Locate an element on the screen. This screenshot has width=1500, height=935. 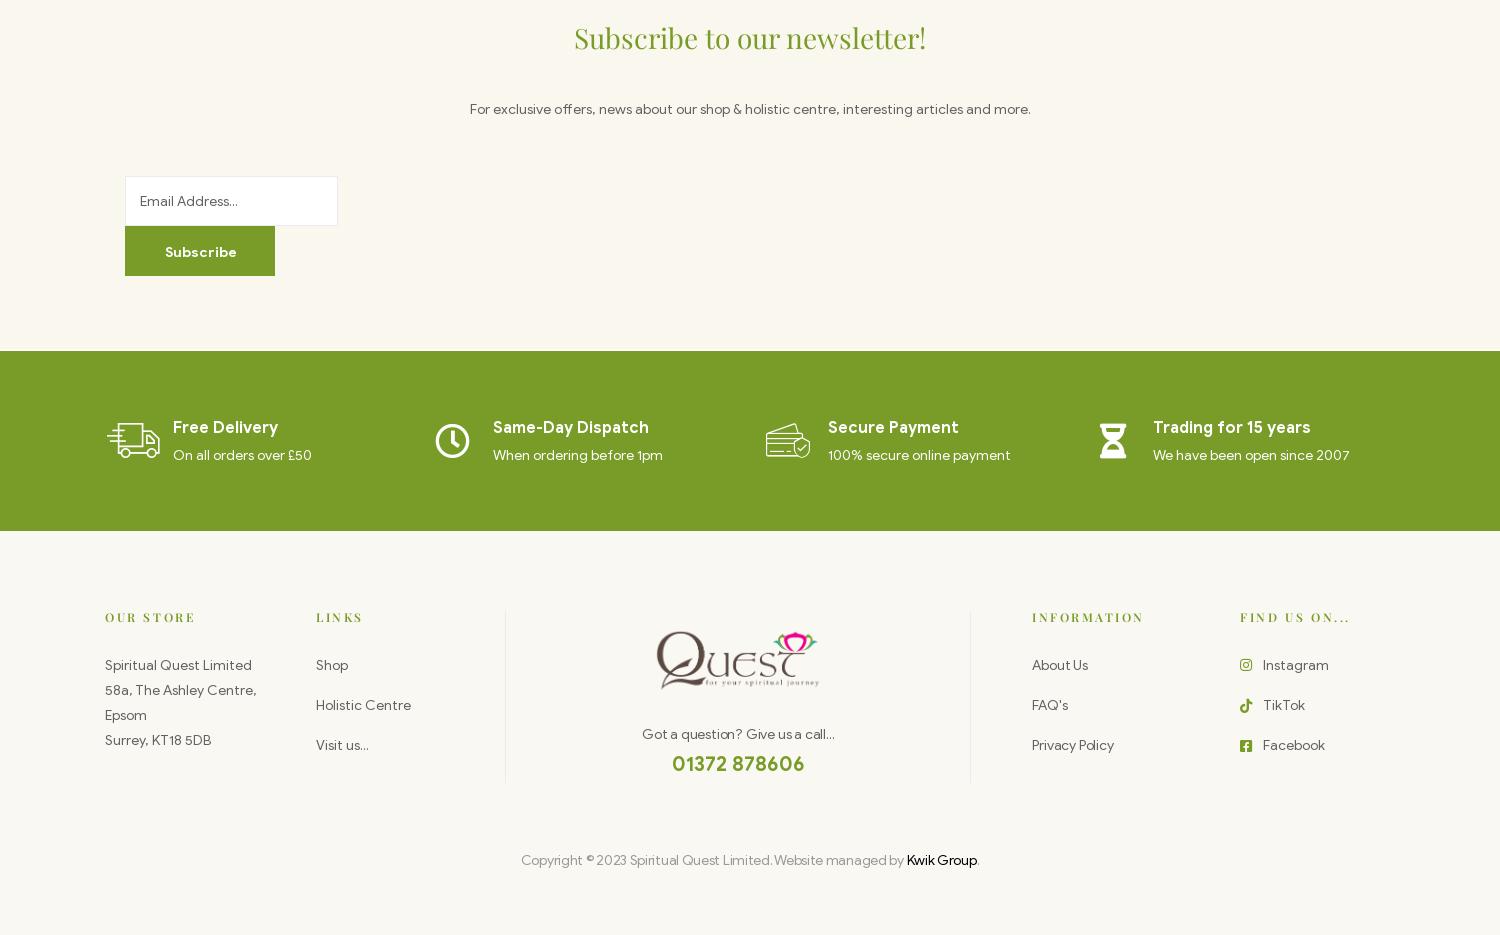
'Surrey, KT18 5DB' is located at coordinates (104, 740).